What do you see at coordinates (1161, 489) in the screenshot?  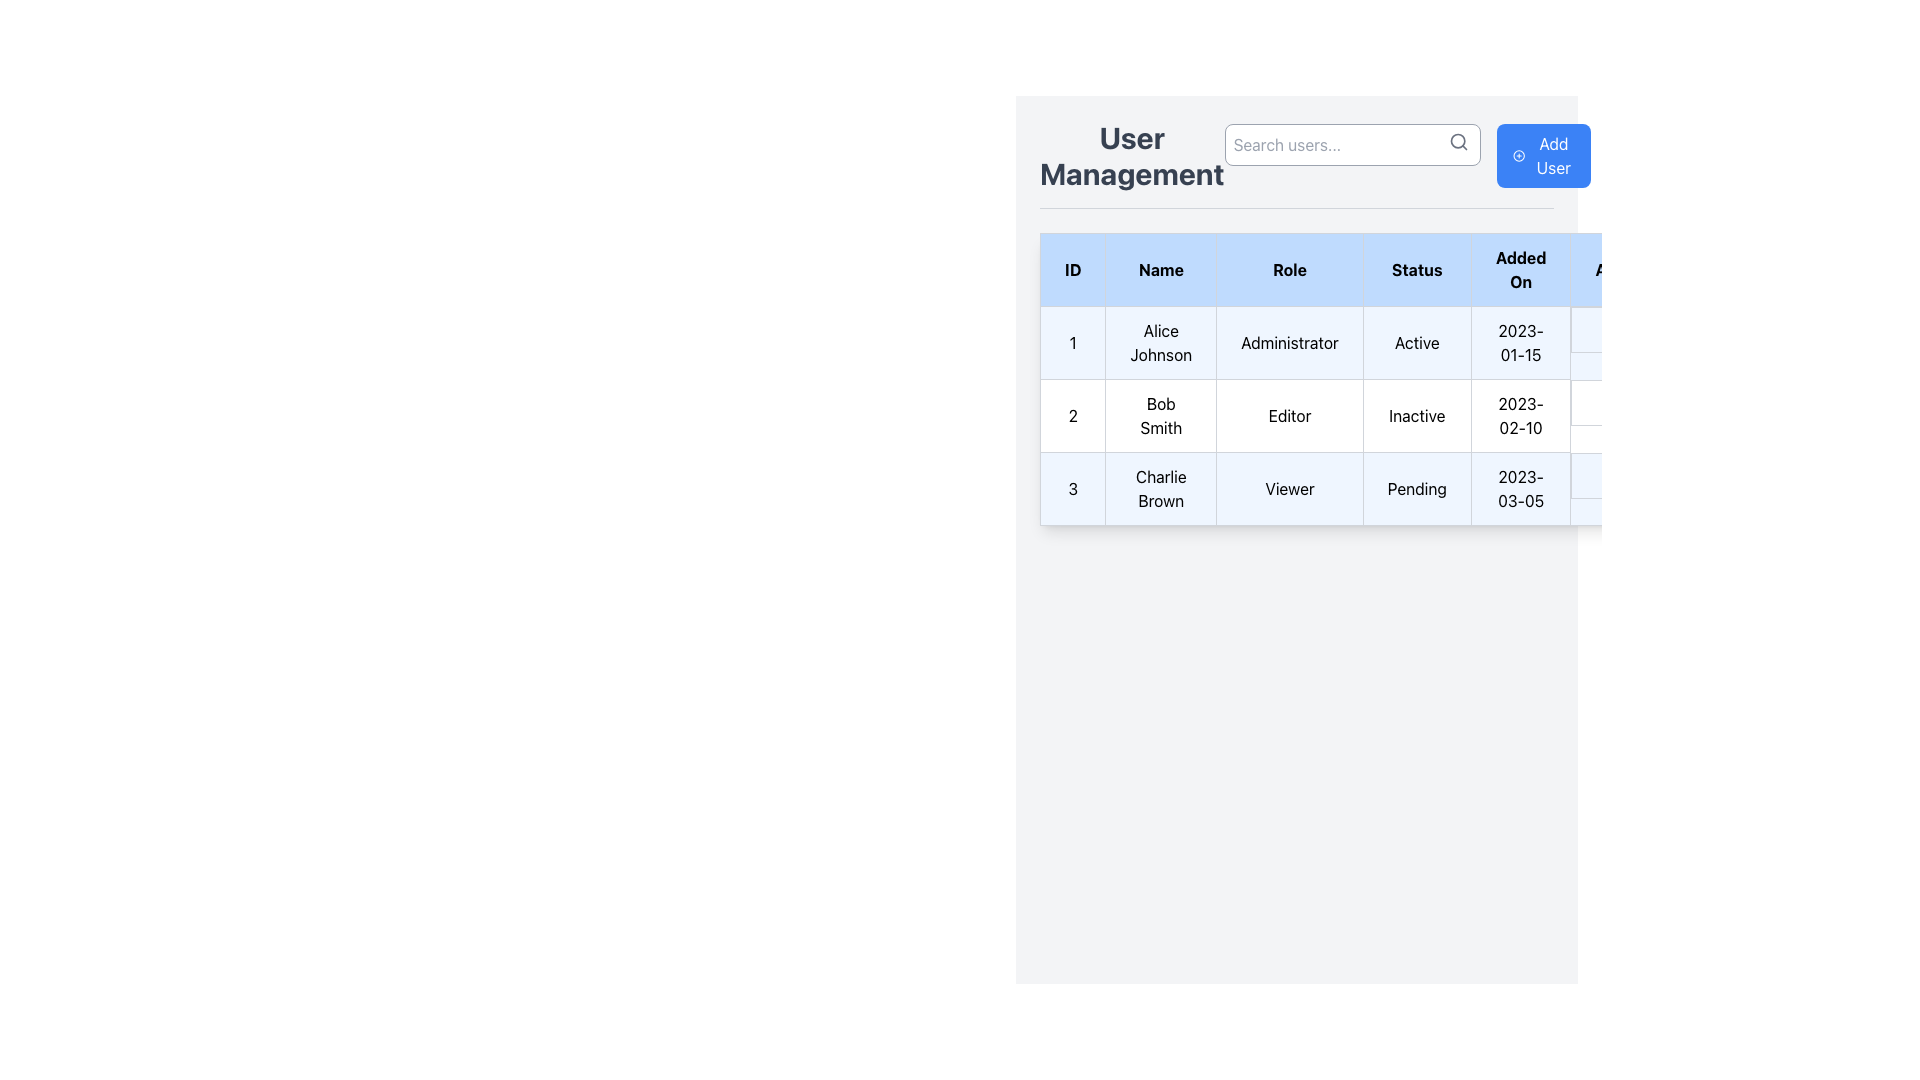 I see `text 'Charlie Brown' from the table cell in the 'User Management' interface located in the second column of the third row` at bounding box center [1161, 489].